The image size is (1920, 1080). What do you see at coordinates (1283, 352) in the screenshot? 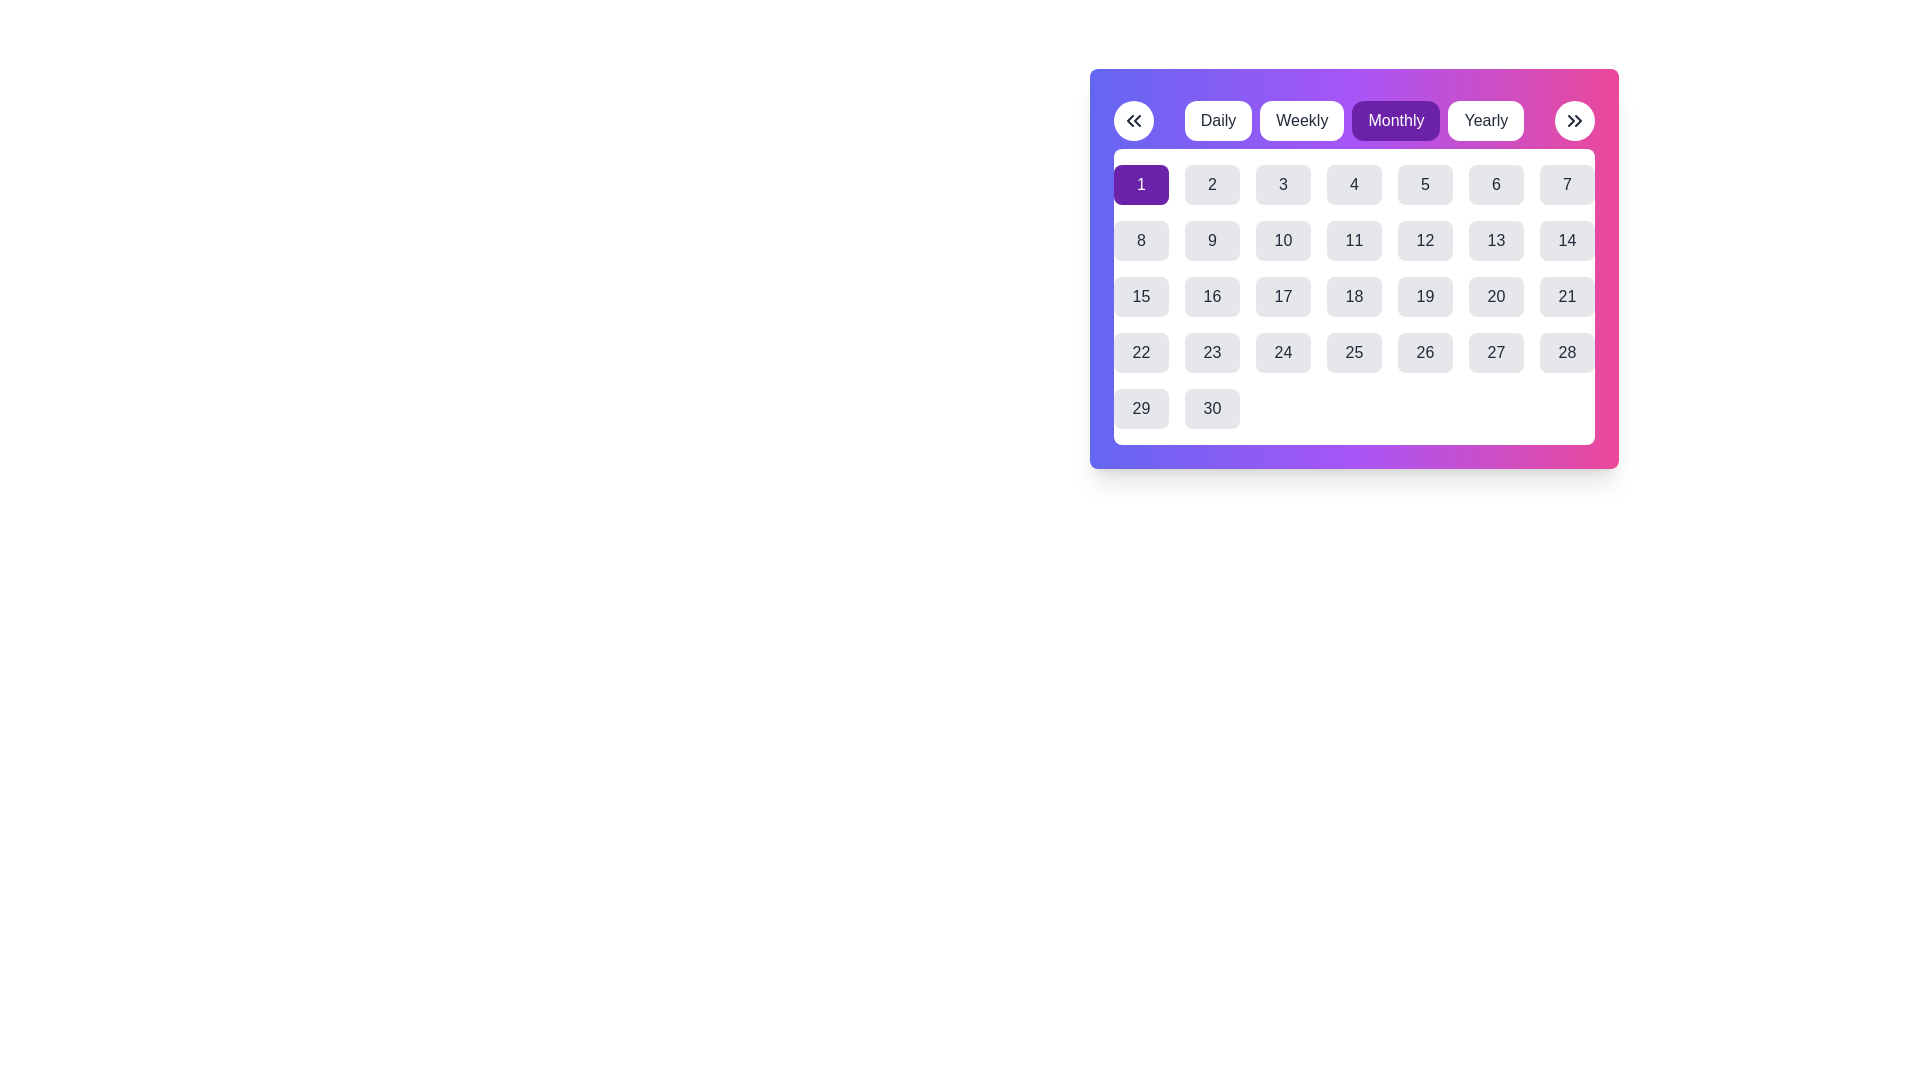
I see `the button displaying the number '24' located in the fifth row and fourth column of the calendar-style grid` at bounding box center [1283, 352].